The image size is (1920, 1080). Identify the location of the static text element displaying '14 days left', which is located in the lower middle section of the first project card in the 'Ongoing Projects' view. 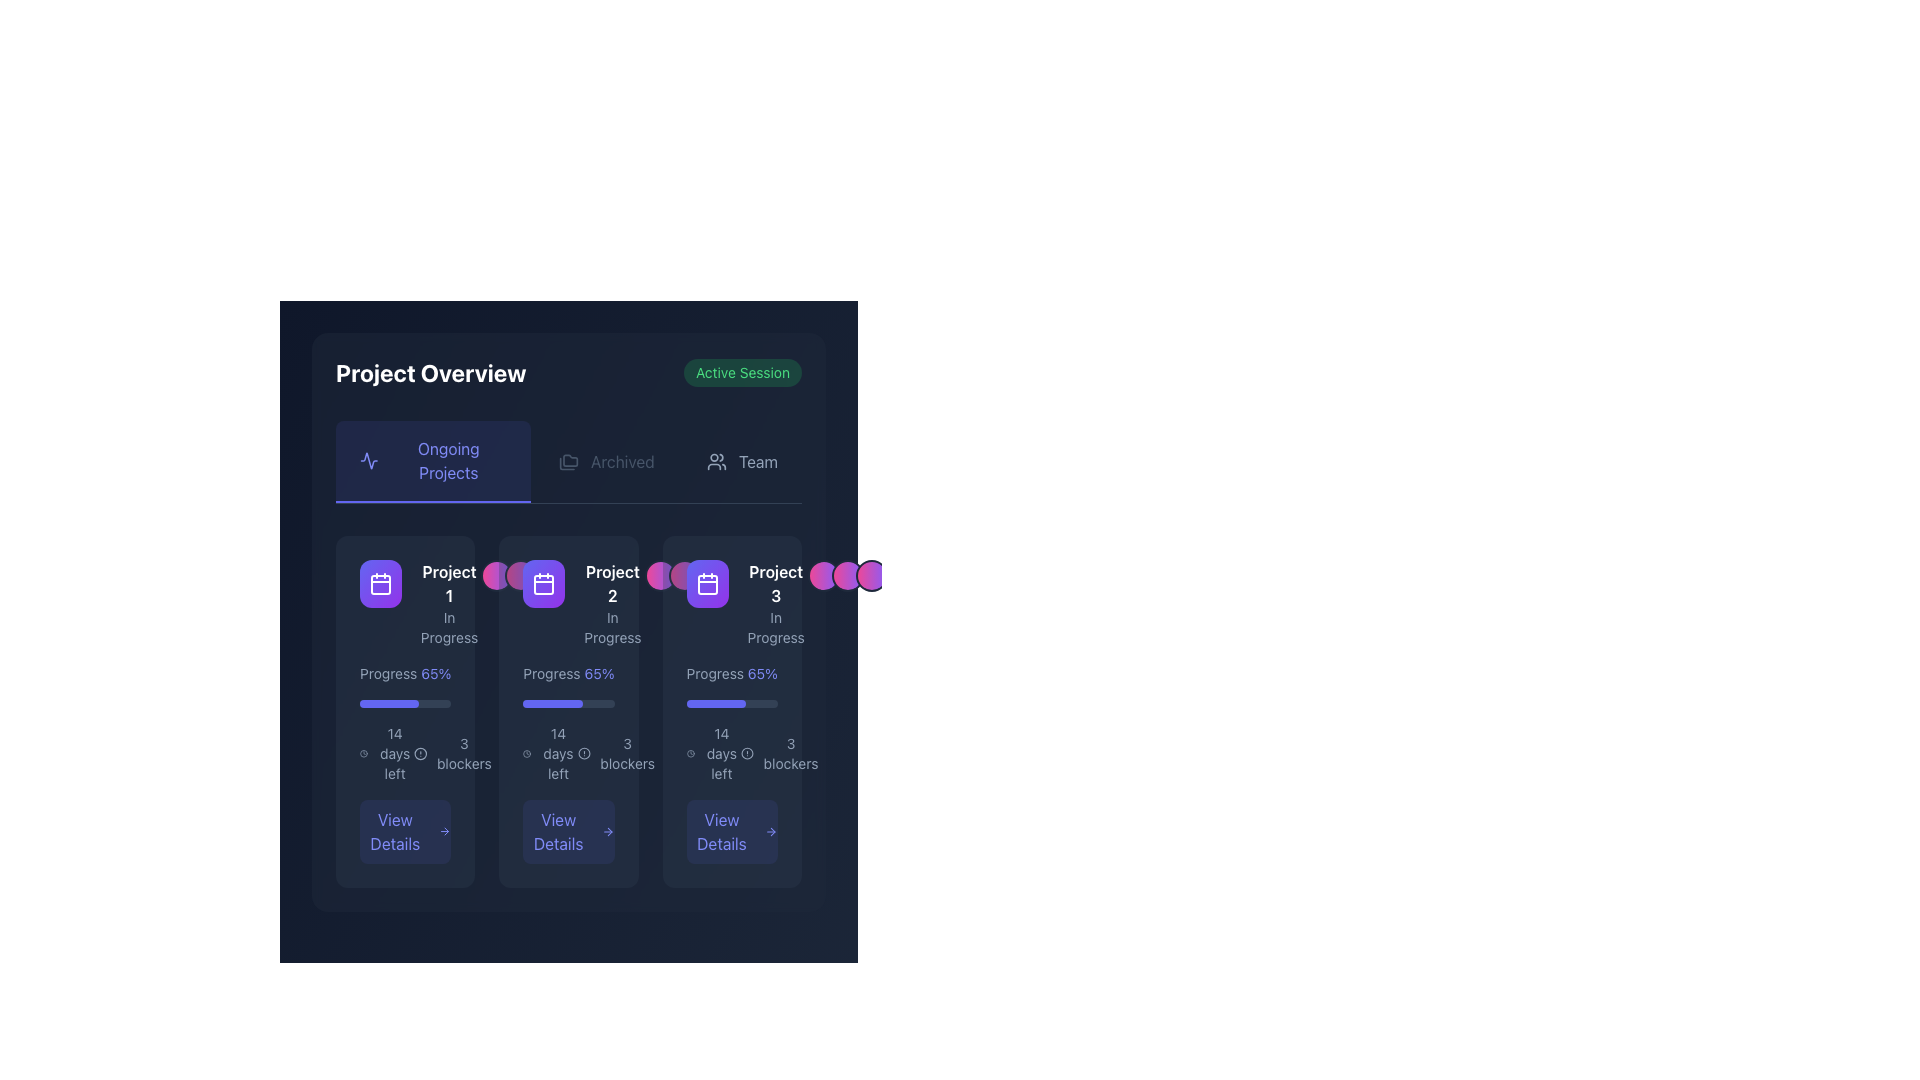
(395, 753).